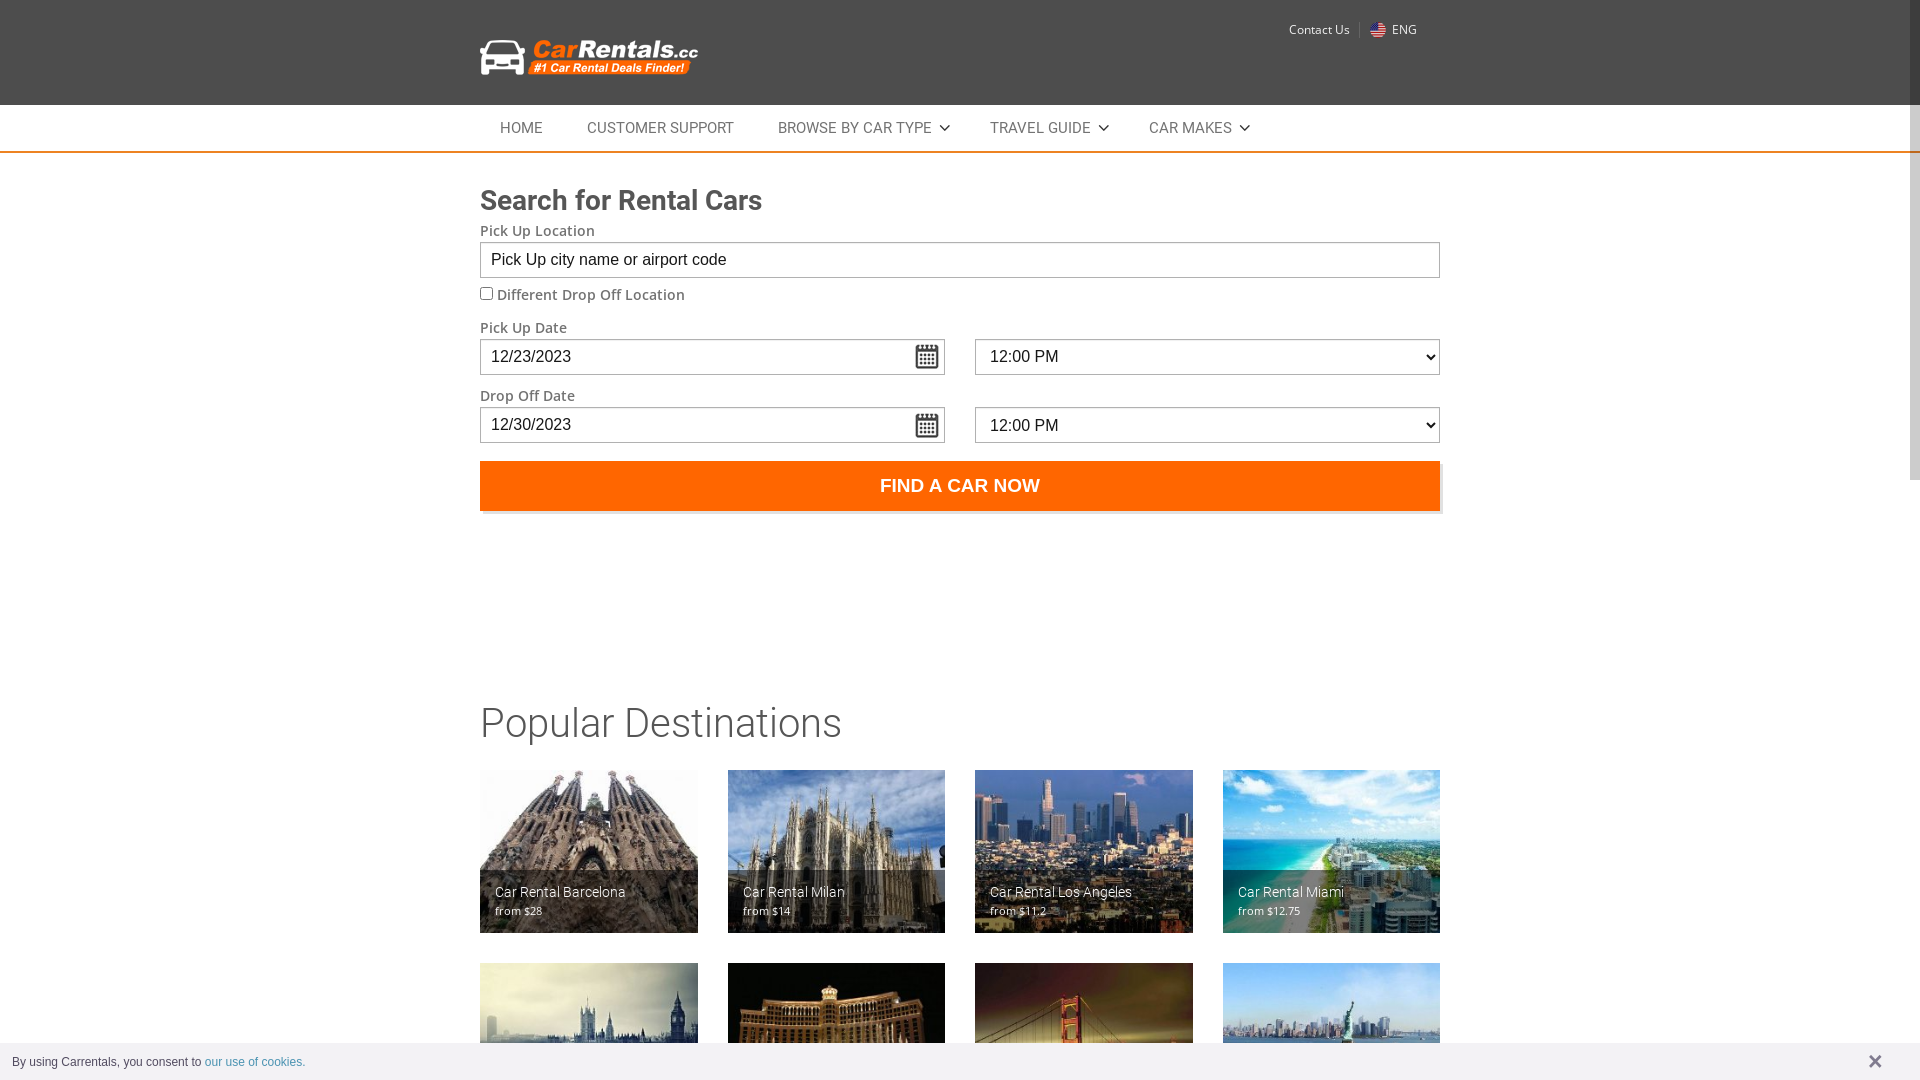 The height and width of the screenshot is (1080, 1920). I want to click on 'Contact Us', so click(1319, 29).